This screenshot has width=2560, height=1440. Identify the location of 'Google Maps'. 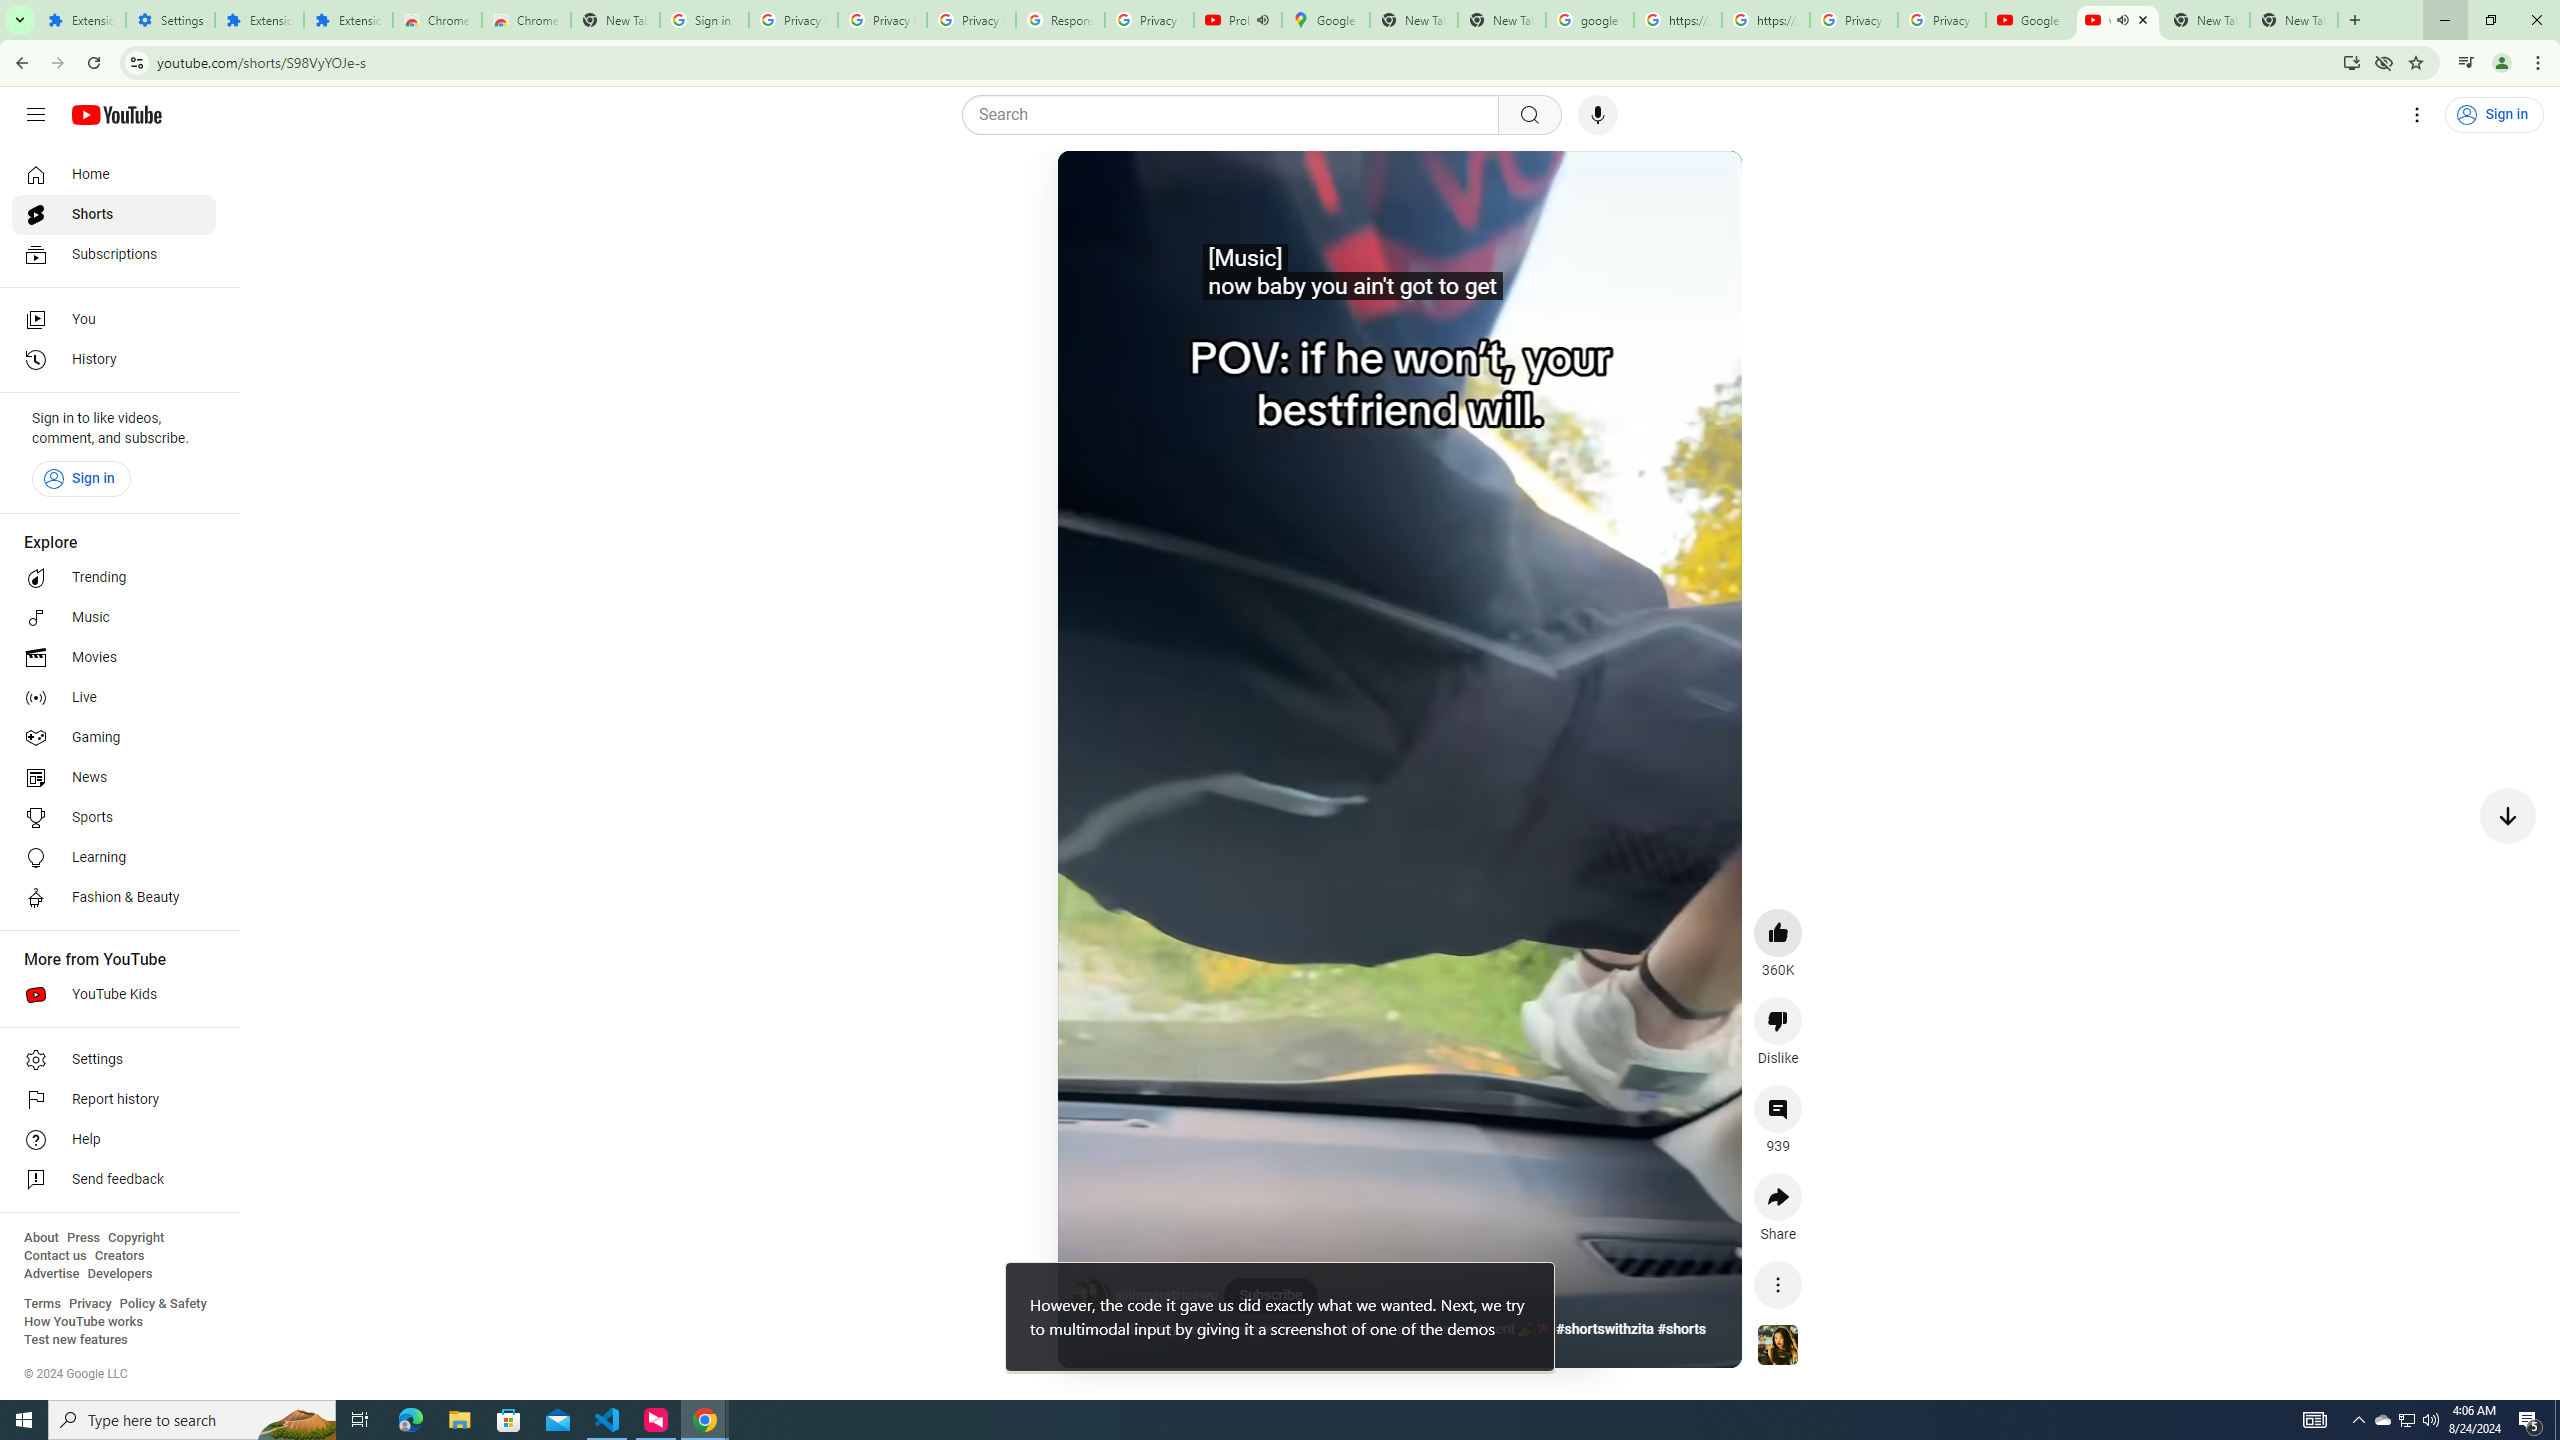
(1325, 19).